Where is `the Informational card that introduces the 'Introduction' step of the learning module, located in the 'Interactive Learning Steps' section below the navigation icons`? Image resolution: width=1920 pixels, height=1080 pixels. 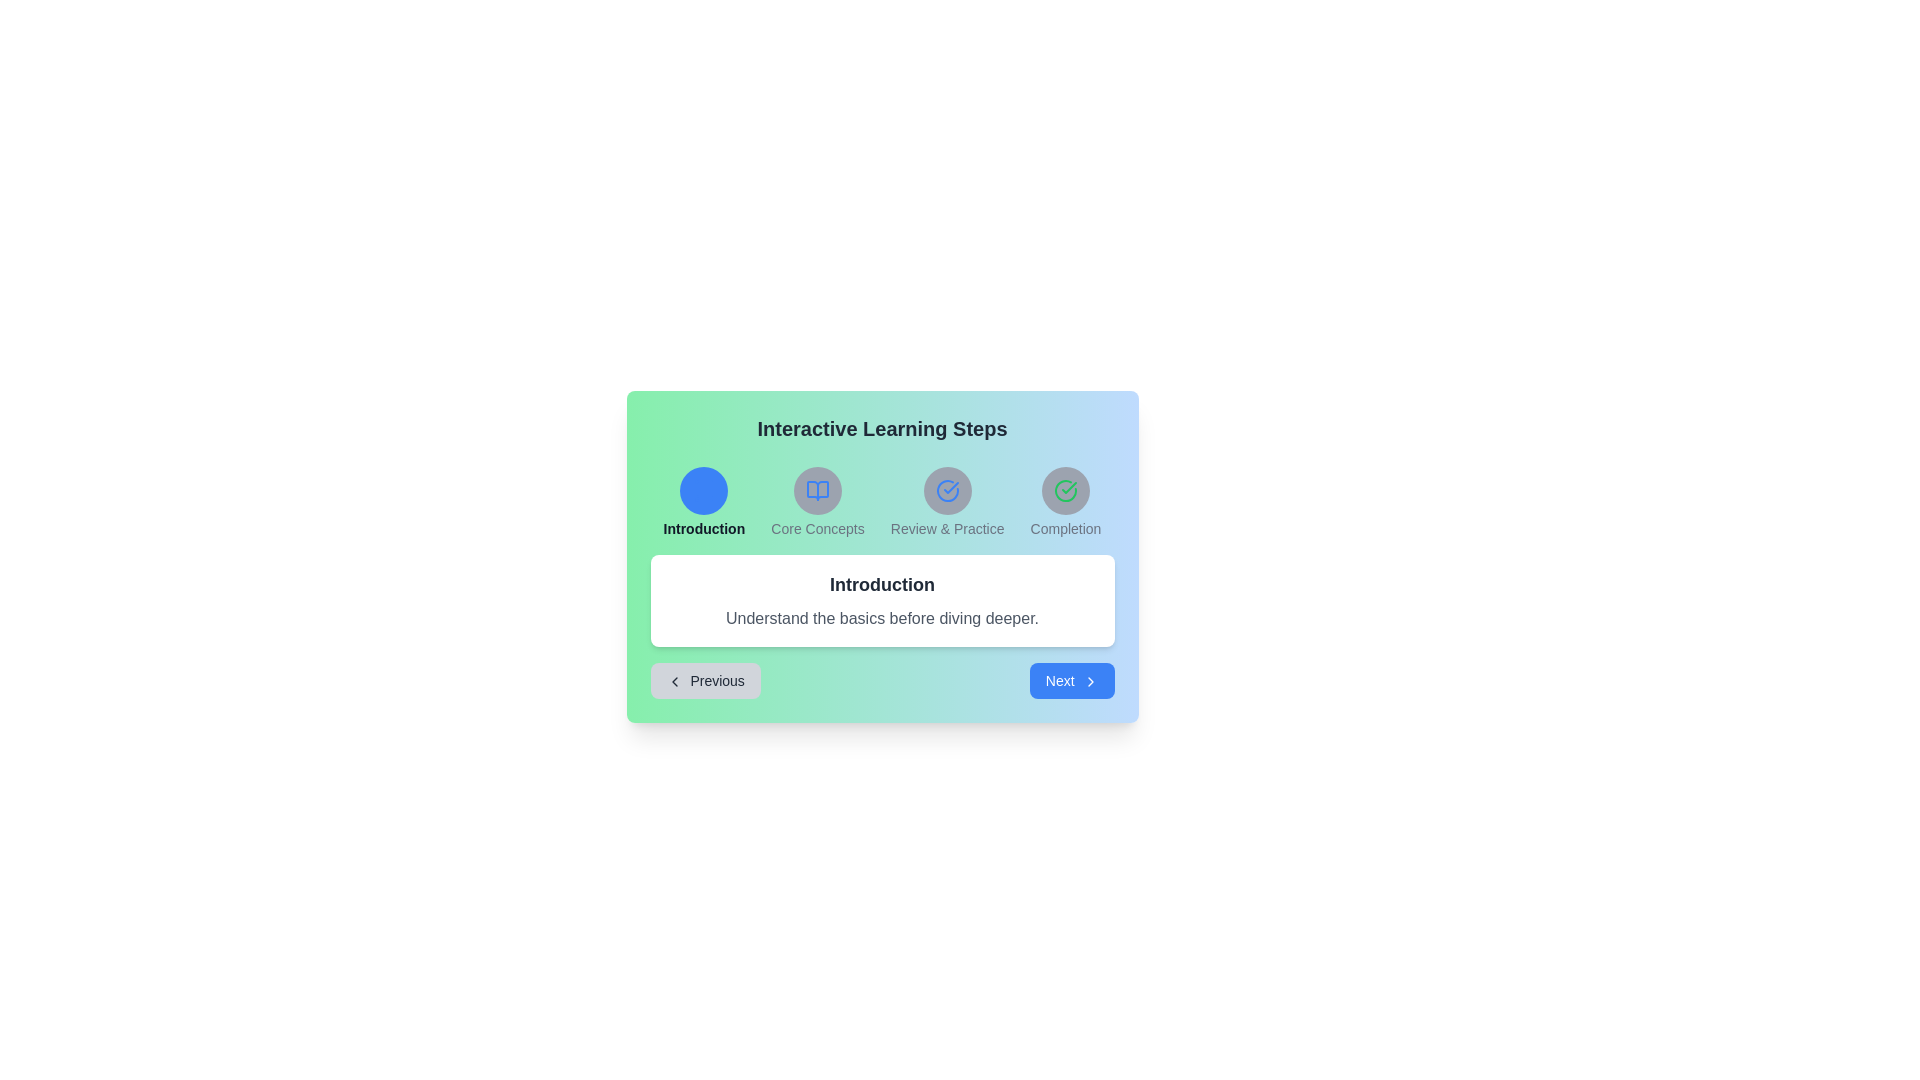 the Informational card that introduces the 'Introduction' step of the learning module, located in the 'Interactive Learning Steps' section below the navigation icons is located at coordinates (881, 600).